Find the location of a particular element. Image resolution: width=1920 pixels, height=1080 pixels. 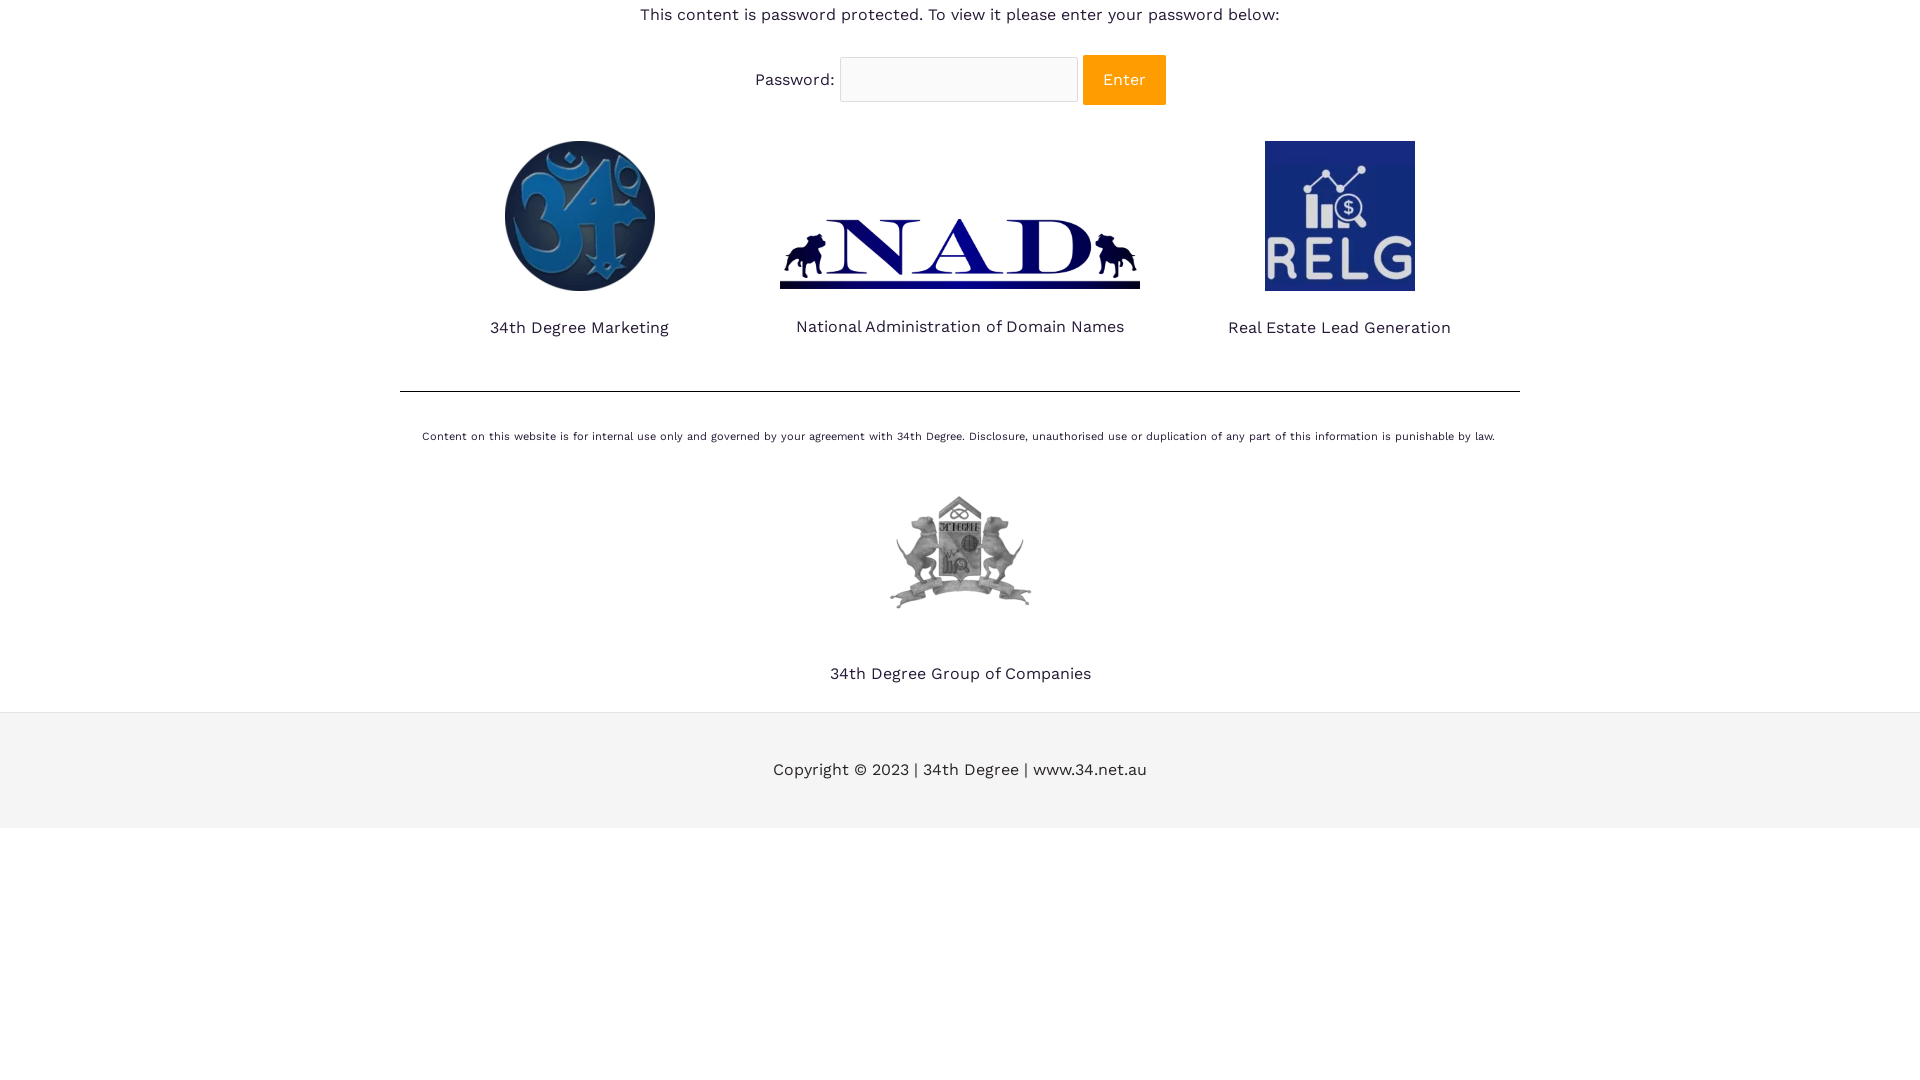

'Enter' is located at coordinates (1123, 79).